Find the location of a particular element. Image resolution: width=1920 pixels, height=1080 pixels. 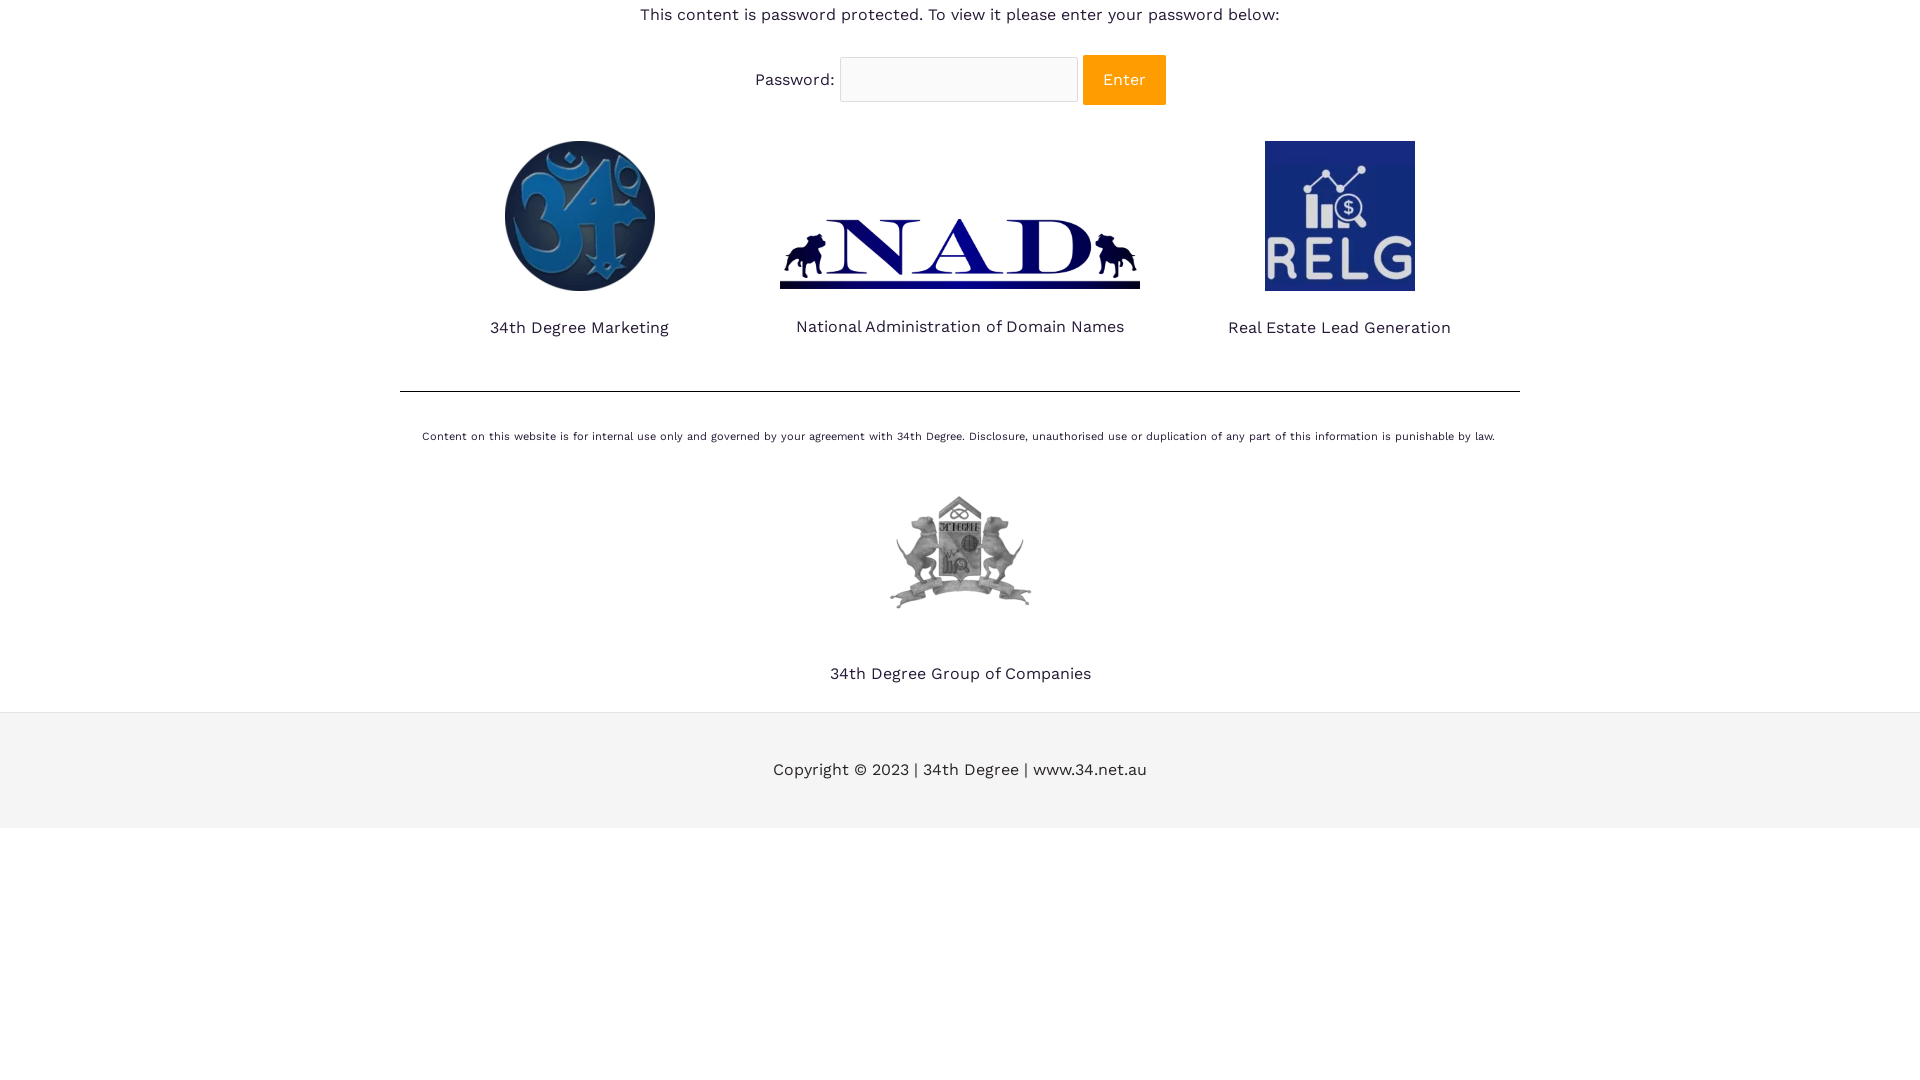

'Enter' is located at coordinates (1123, 79).